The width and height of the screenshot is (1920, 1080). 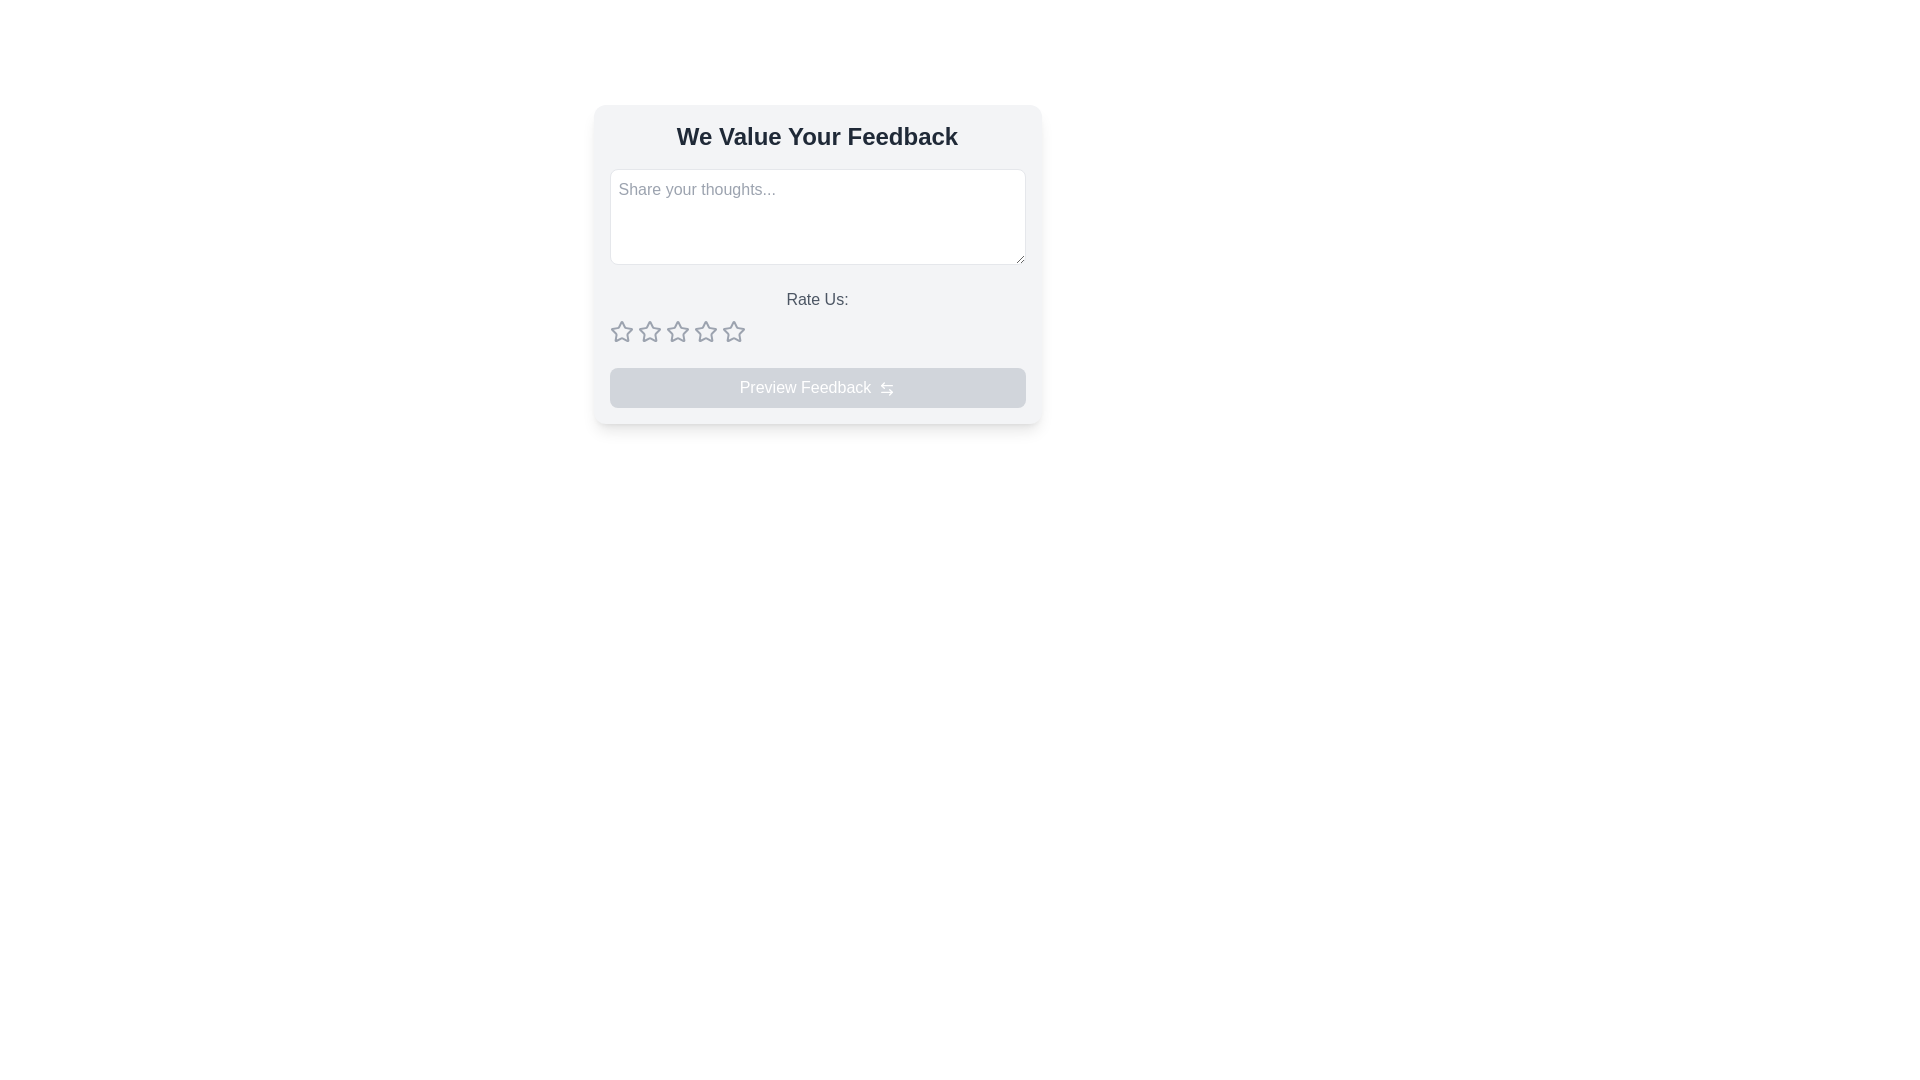 What do you see at coordinates (620, 330) in the screenshot?
I see `the leftmost star-shaped icon in the feedback form to rate it` at bounding box center [620, 330].